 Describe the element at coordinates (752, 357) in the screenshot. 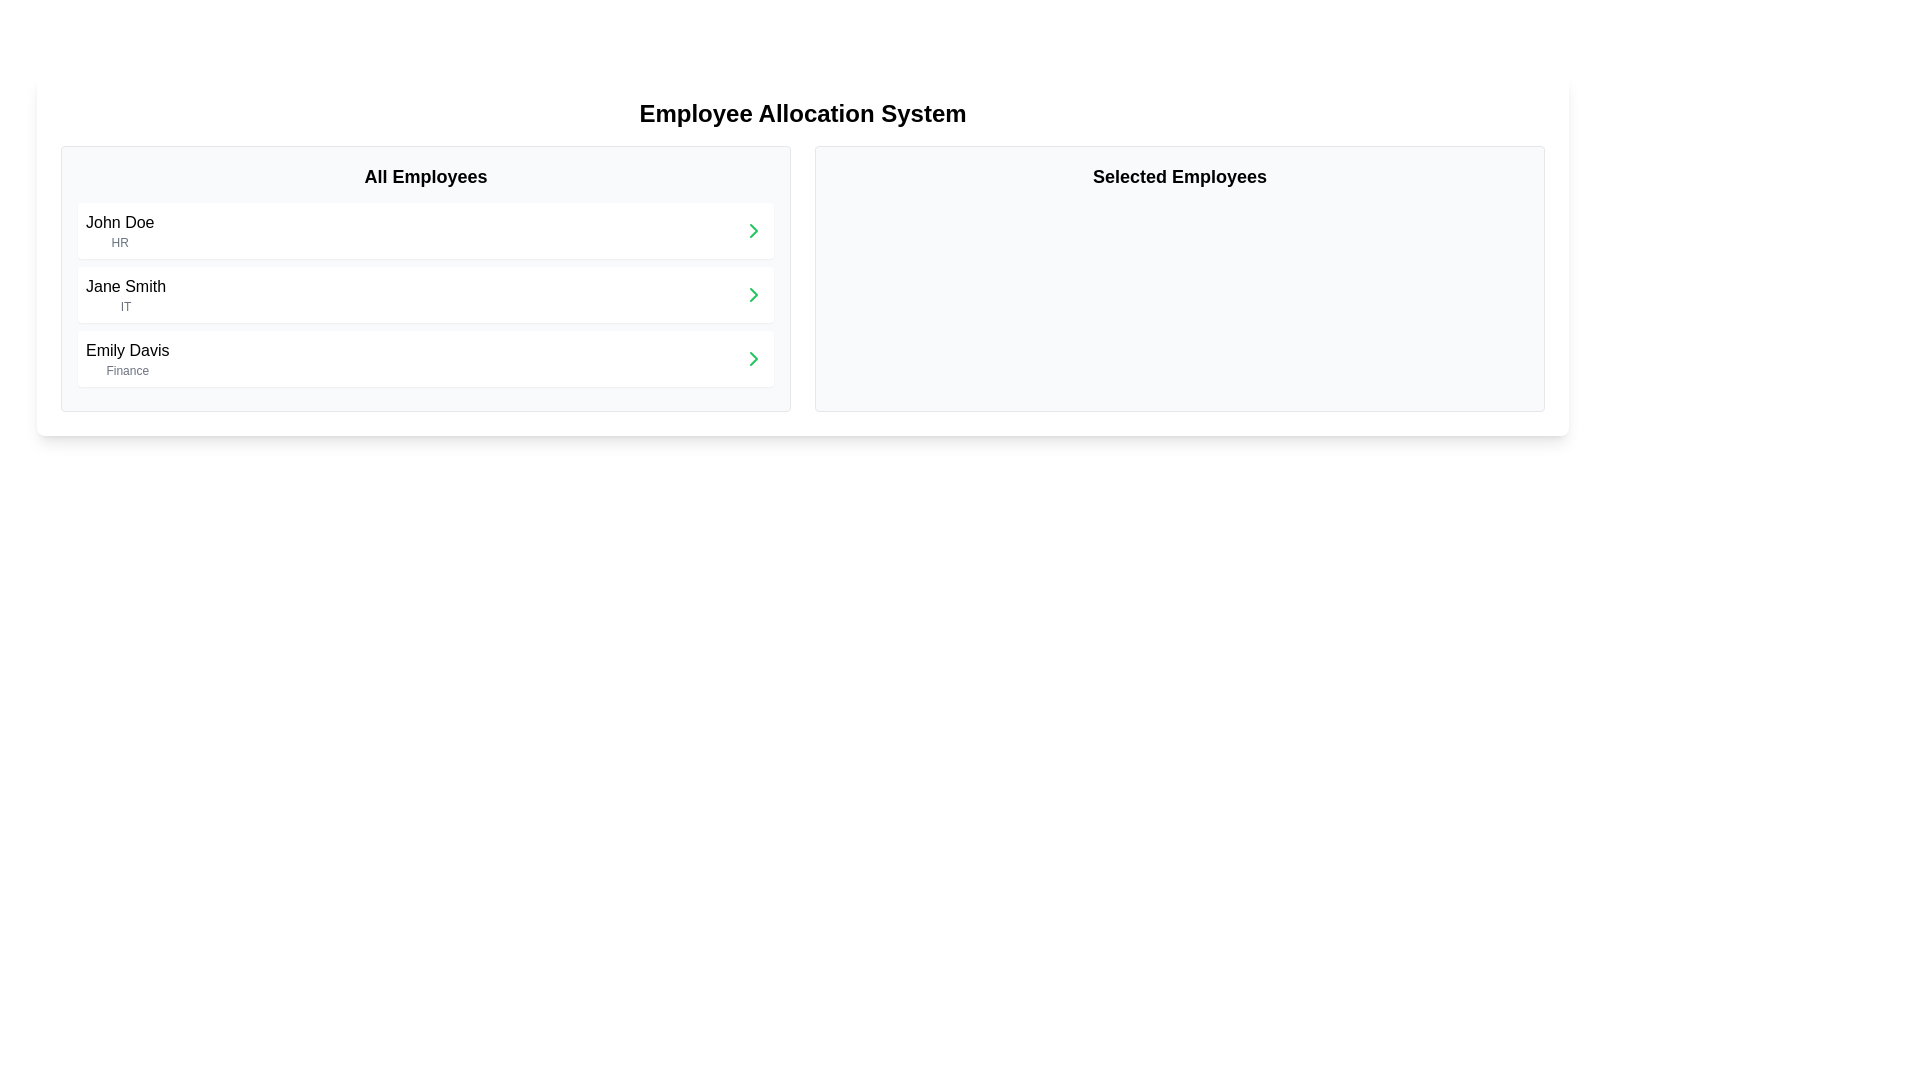

I see `the button at the rightmost position of the 'Emily Davis - Finance' entry in the 'All Employees' list` at that location.